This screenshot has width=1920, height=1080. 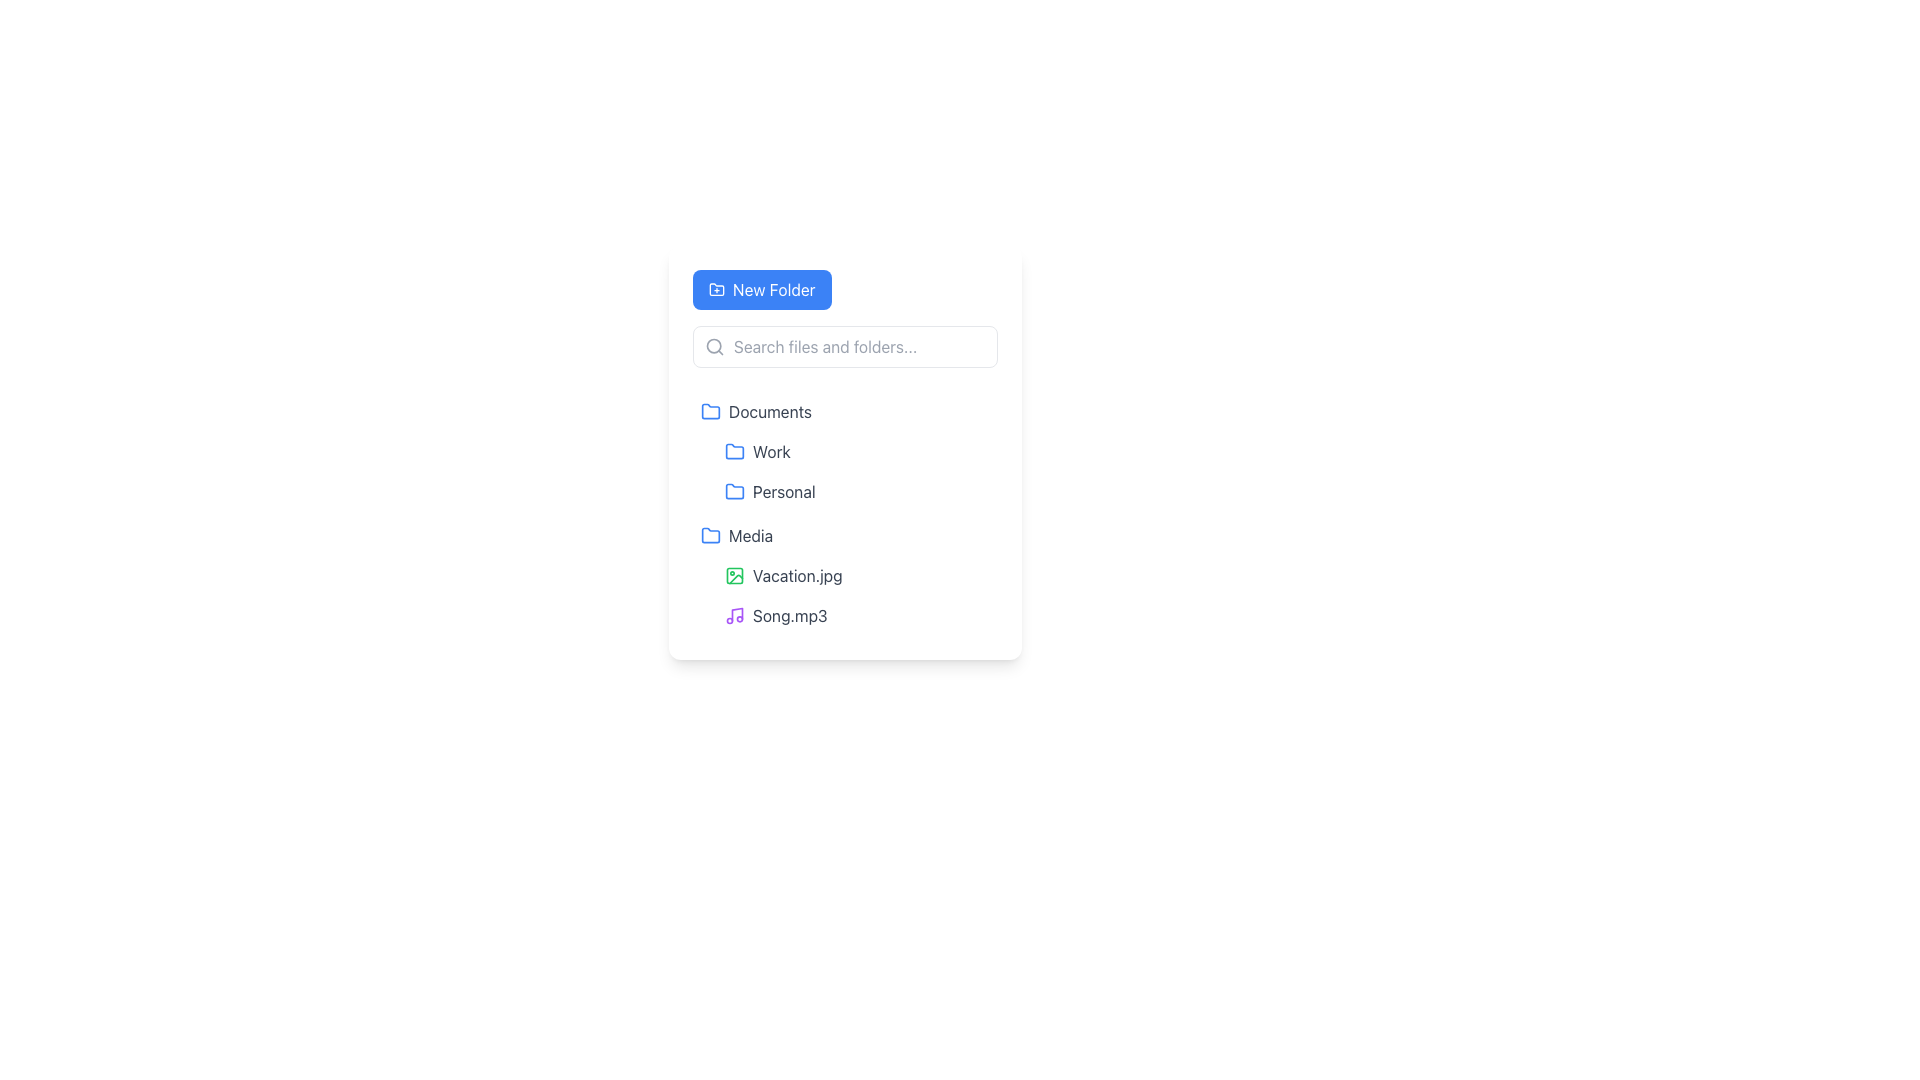 I want to click on details of the music icon represented by a purple musical note, located to the left of the text 'Song.mp3', so click(x=733, y=615).